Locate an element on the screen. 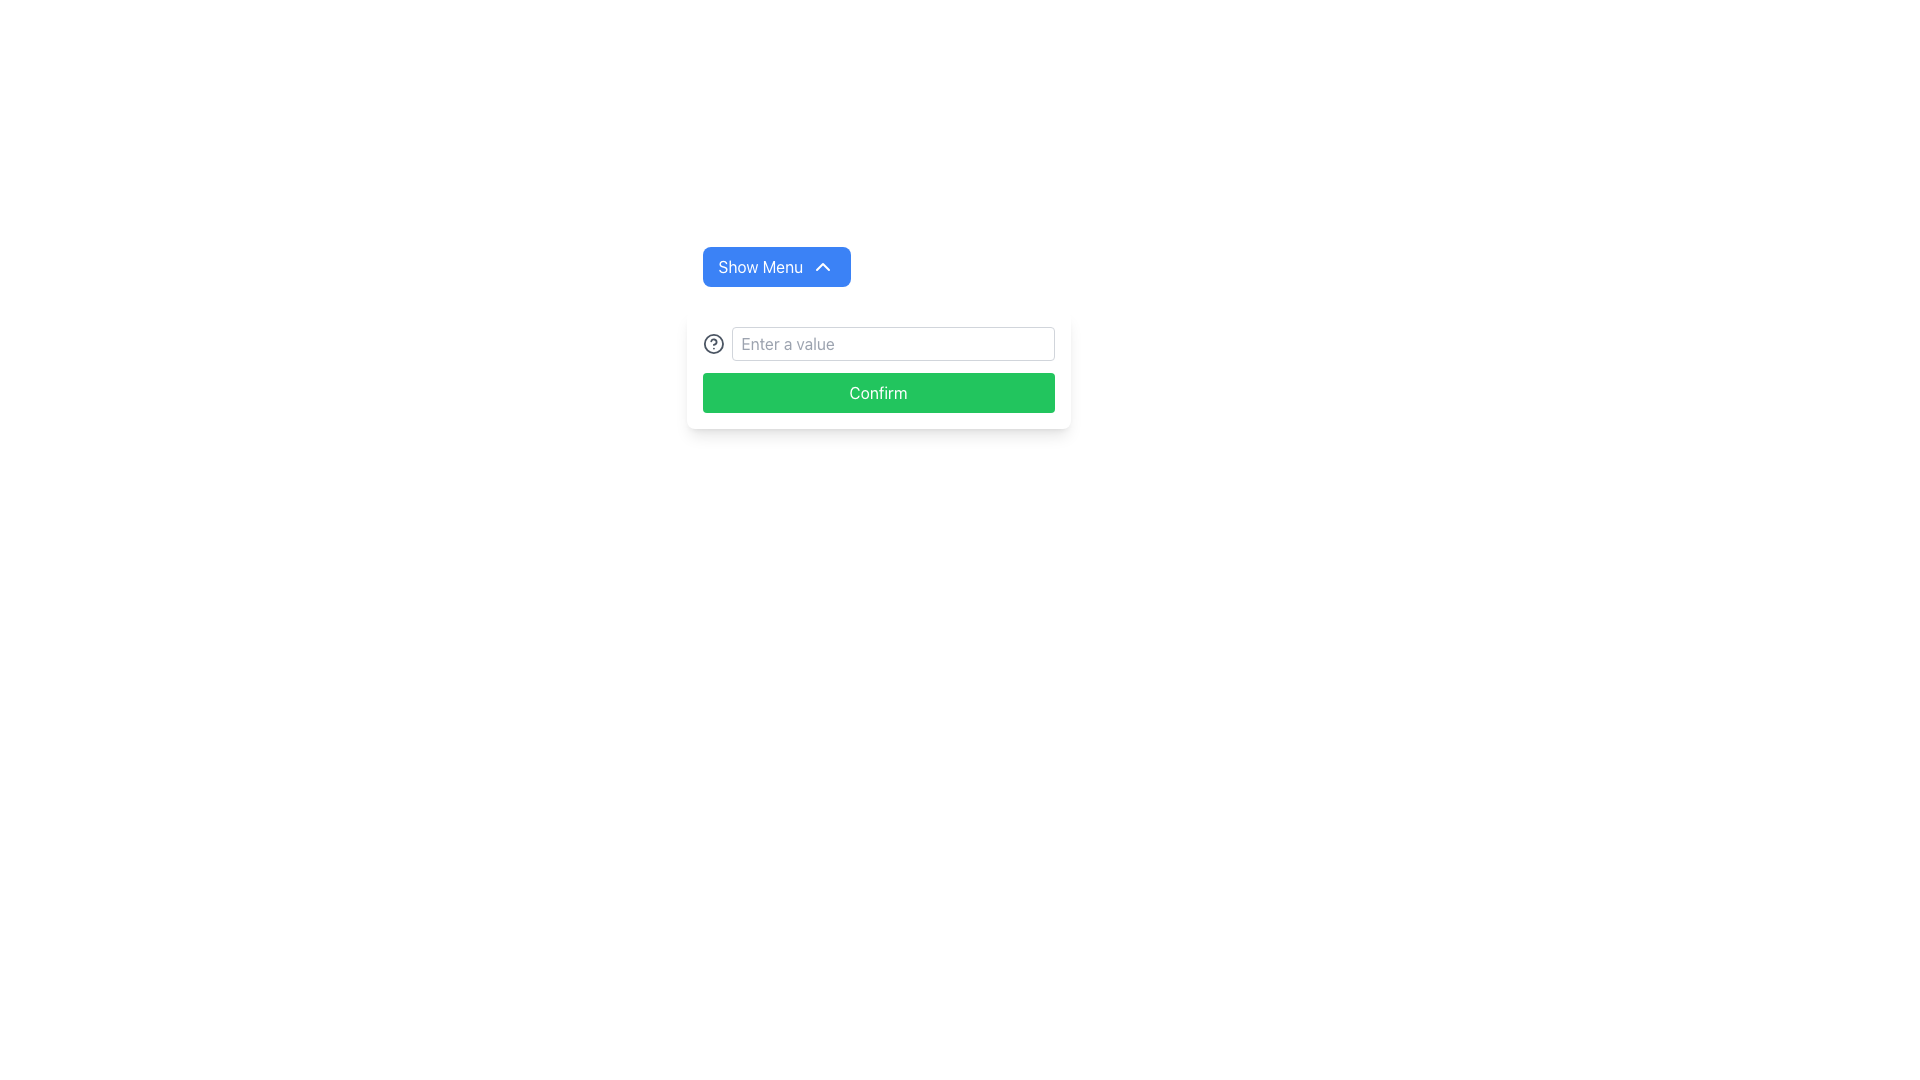  the confirmation button located at the bottom of the vertically arranged elements, directly below the text input field labeled 'Enter a value' to confirm an action is located at coordinates (878, 393).